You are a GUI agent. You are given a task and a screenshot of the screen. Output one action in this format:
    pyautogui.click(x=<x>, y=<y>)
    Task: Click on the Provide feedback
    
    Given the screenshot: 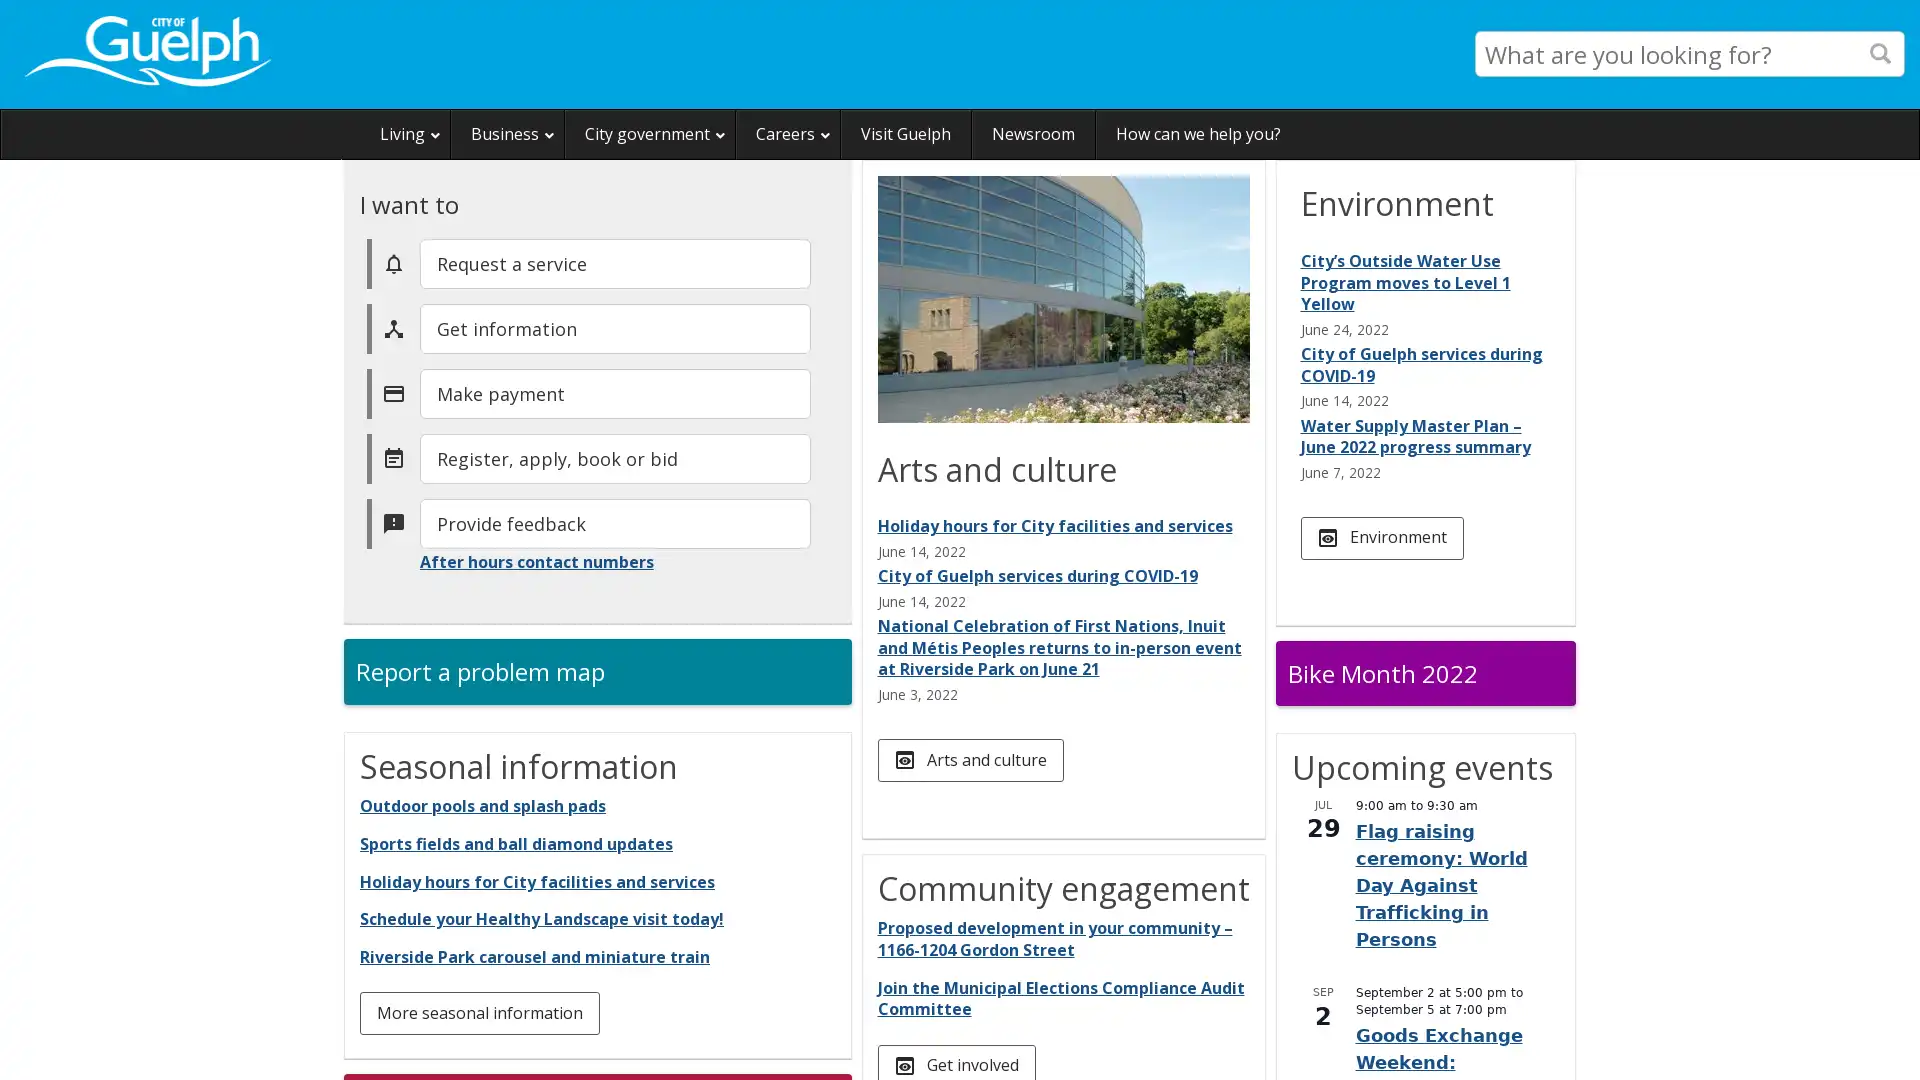 What is the action you would take?
    pyautogui.click(x=613, y=522)
    